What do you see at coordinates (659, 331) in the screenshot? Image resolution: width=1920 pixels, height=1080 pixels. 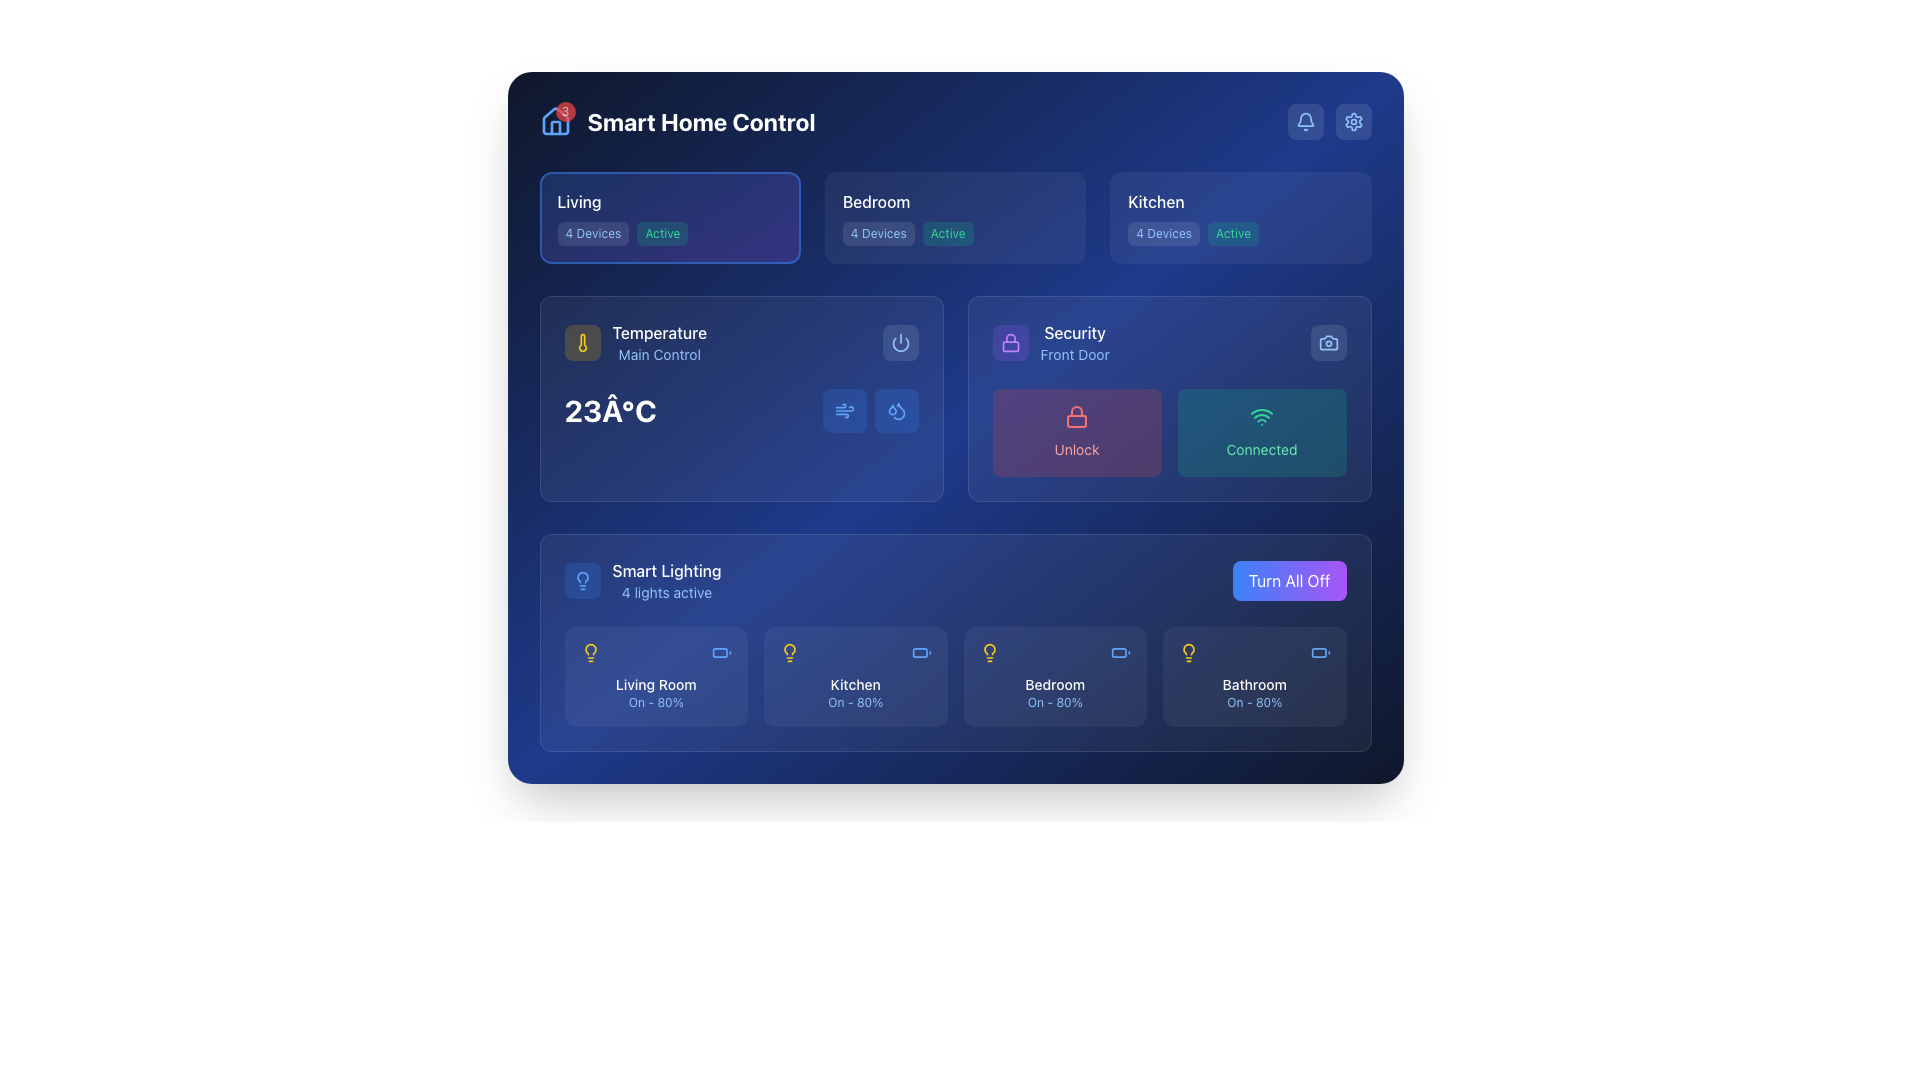 I see `the 'Temperature' text label, which indicates the functionality related to temperature within the 'TemperatureMain Control' panel, positioned above the 'Main Control' label` at bounding box center [659, 331].